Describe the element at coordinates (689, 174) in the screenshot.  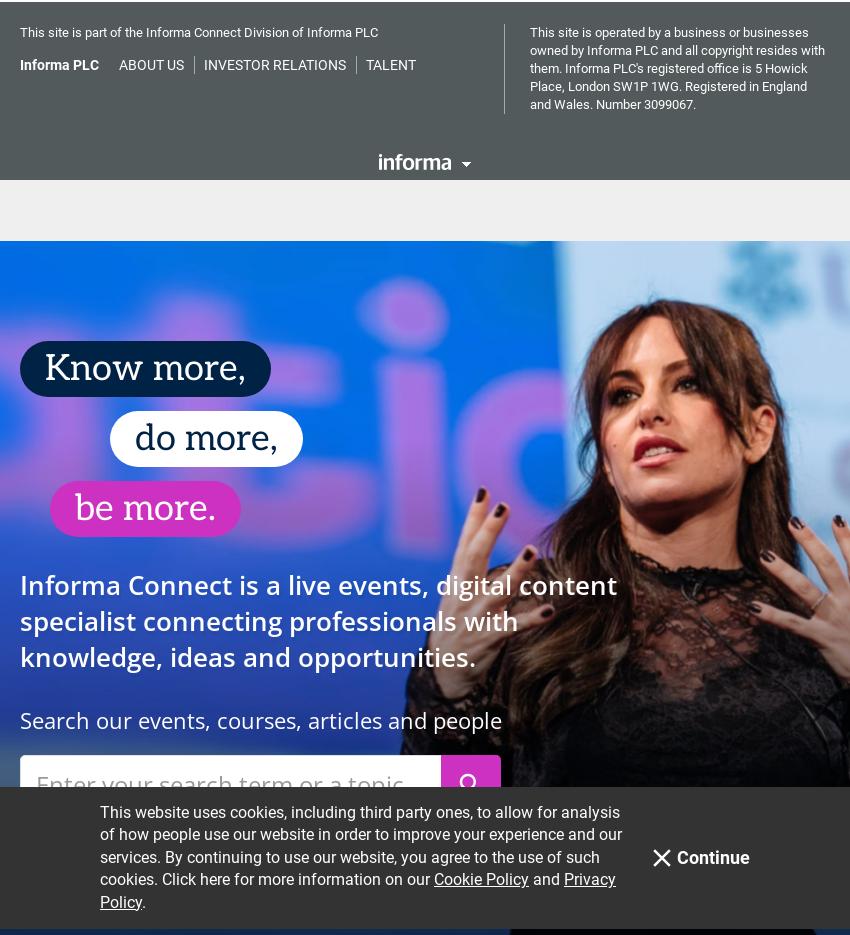
I see `'Sustainability'` at that location.